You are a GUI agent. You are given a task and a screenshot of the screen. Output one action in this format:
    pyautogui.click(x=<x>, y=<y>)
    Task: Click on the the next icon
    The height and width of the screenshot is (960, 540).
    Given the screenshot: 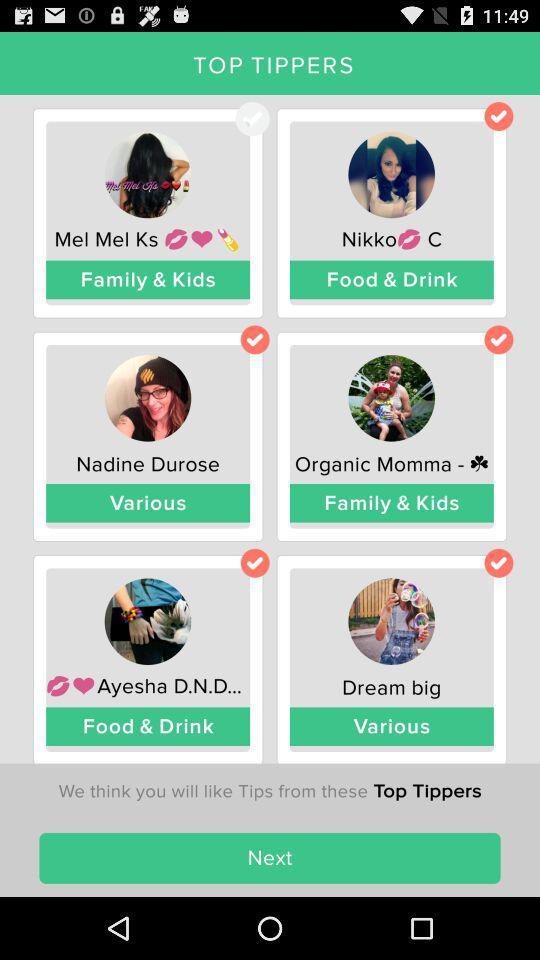 What is the action you would take?
    pyautogui.click(x=270, y=857)
    